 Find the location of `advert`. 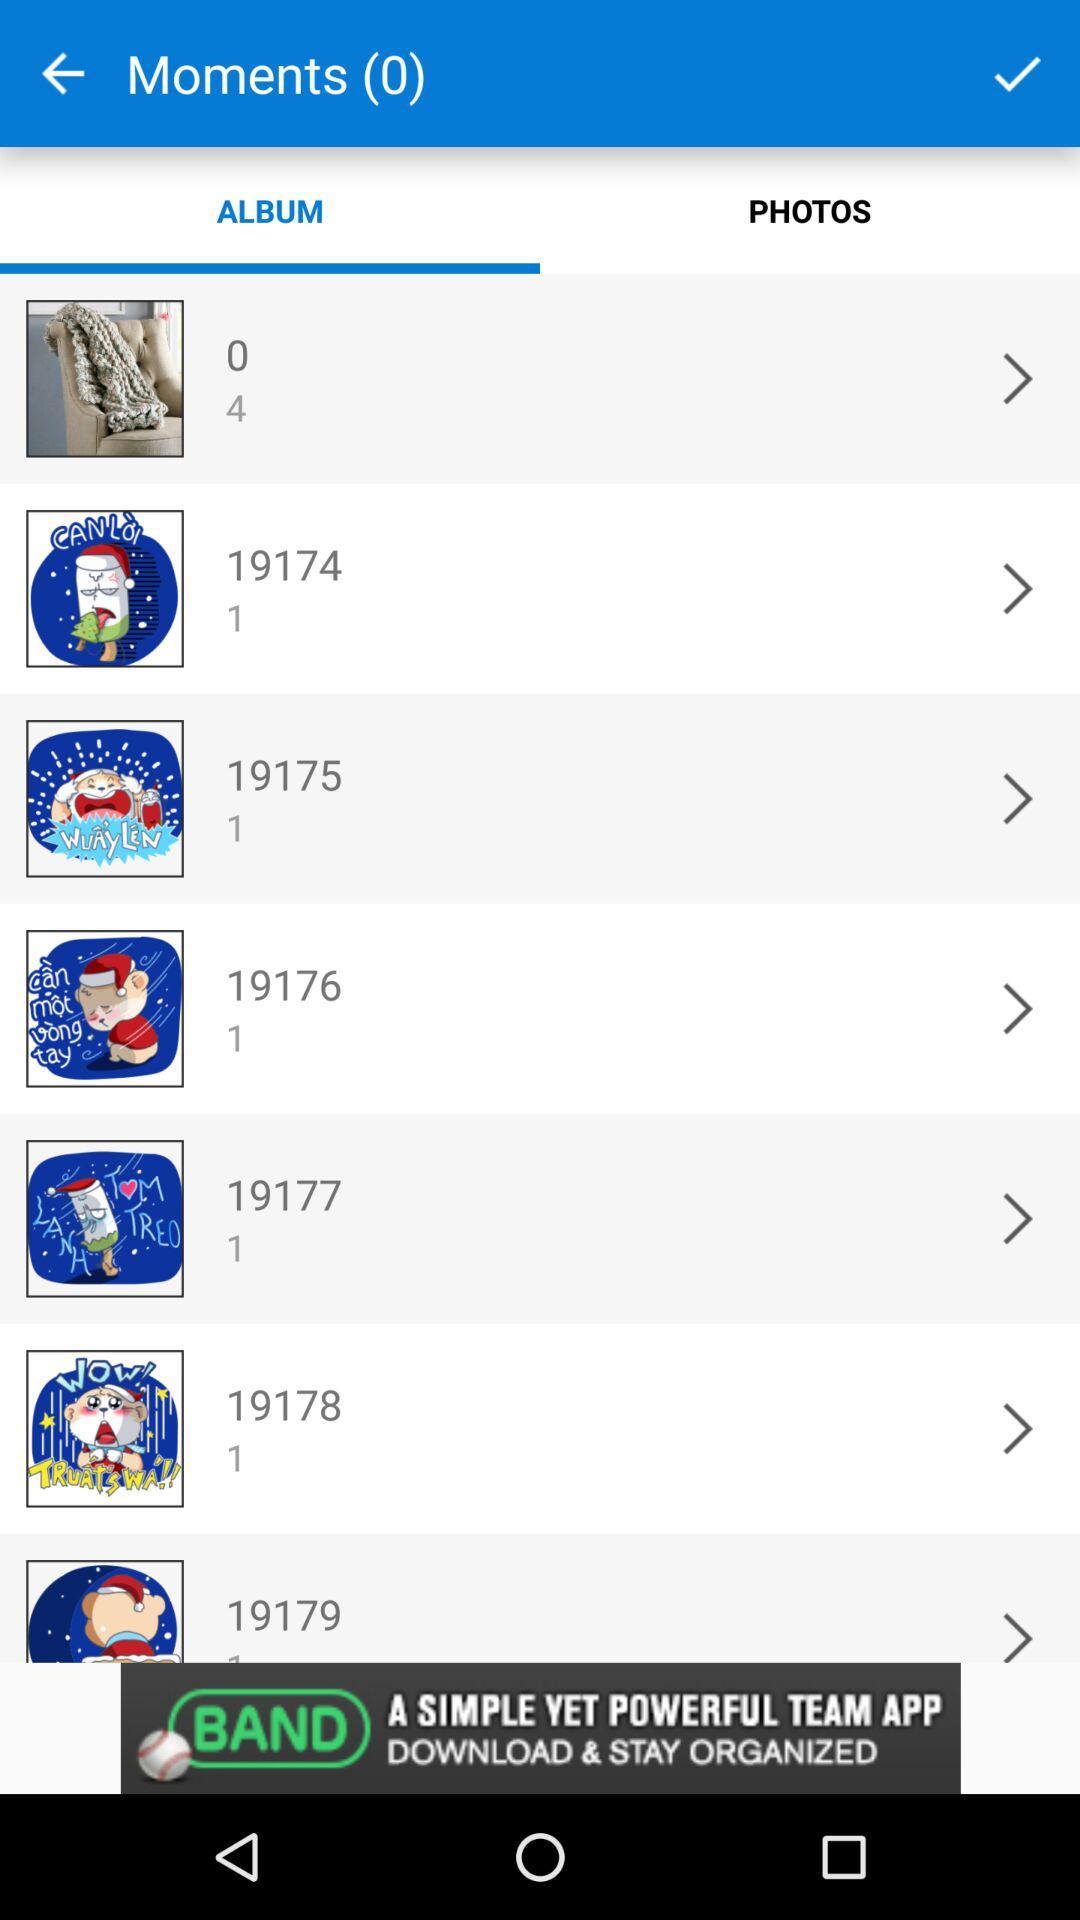

advert is located at coordinates (540, 1727).